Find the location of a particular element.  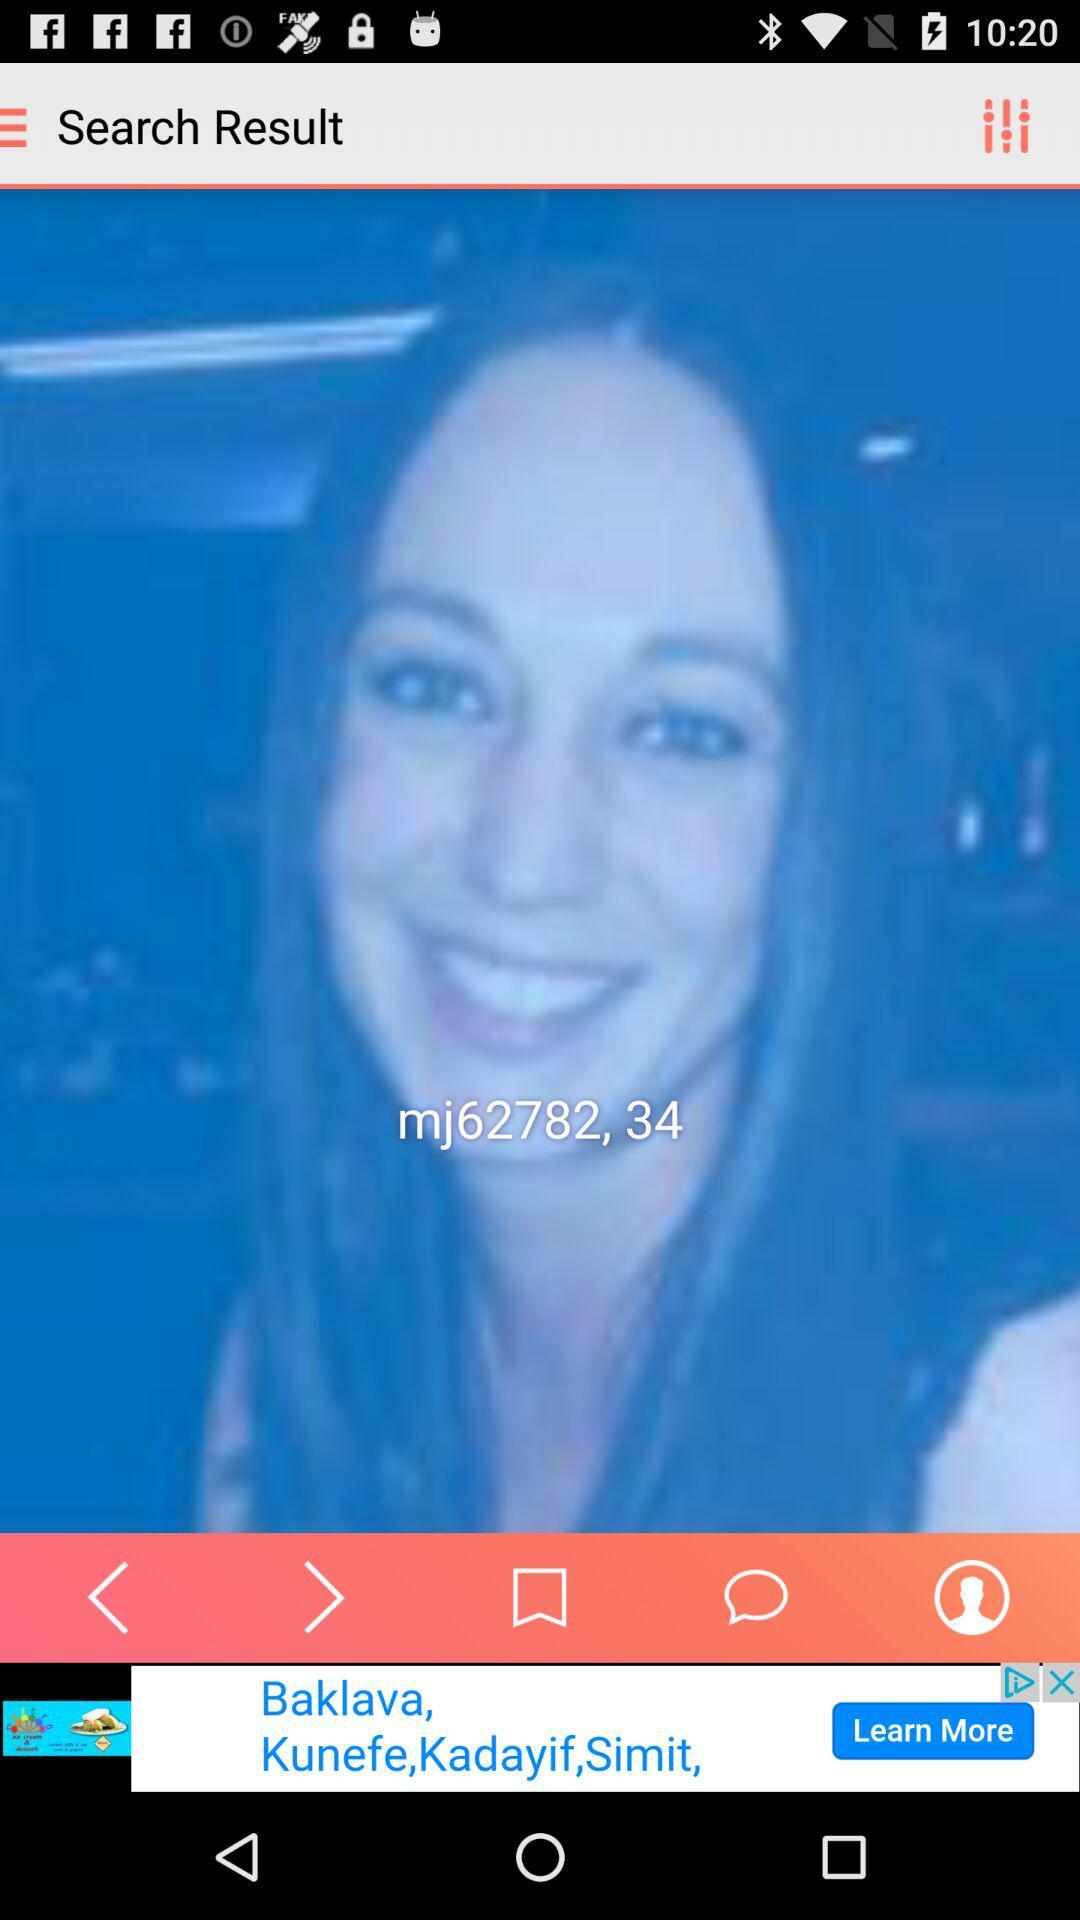

comment is located at coordinates (756, 1596).